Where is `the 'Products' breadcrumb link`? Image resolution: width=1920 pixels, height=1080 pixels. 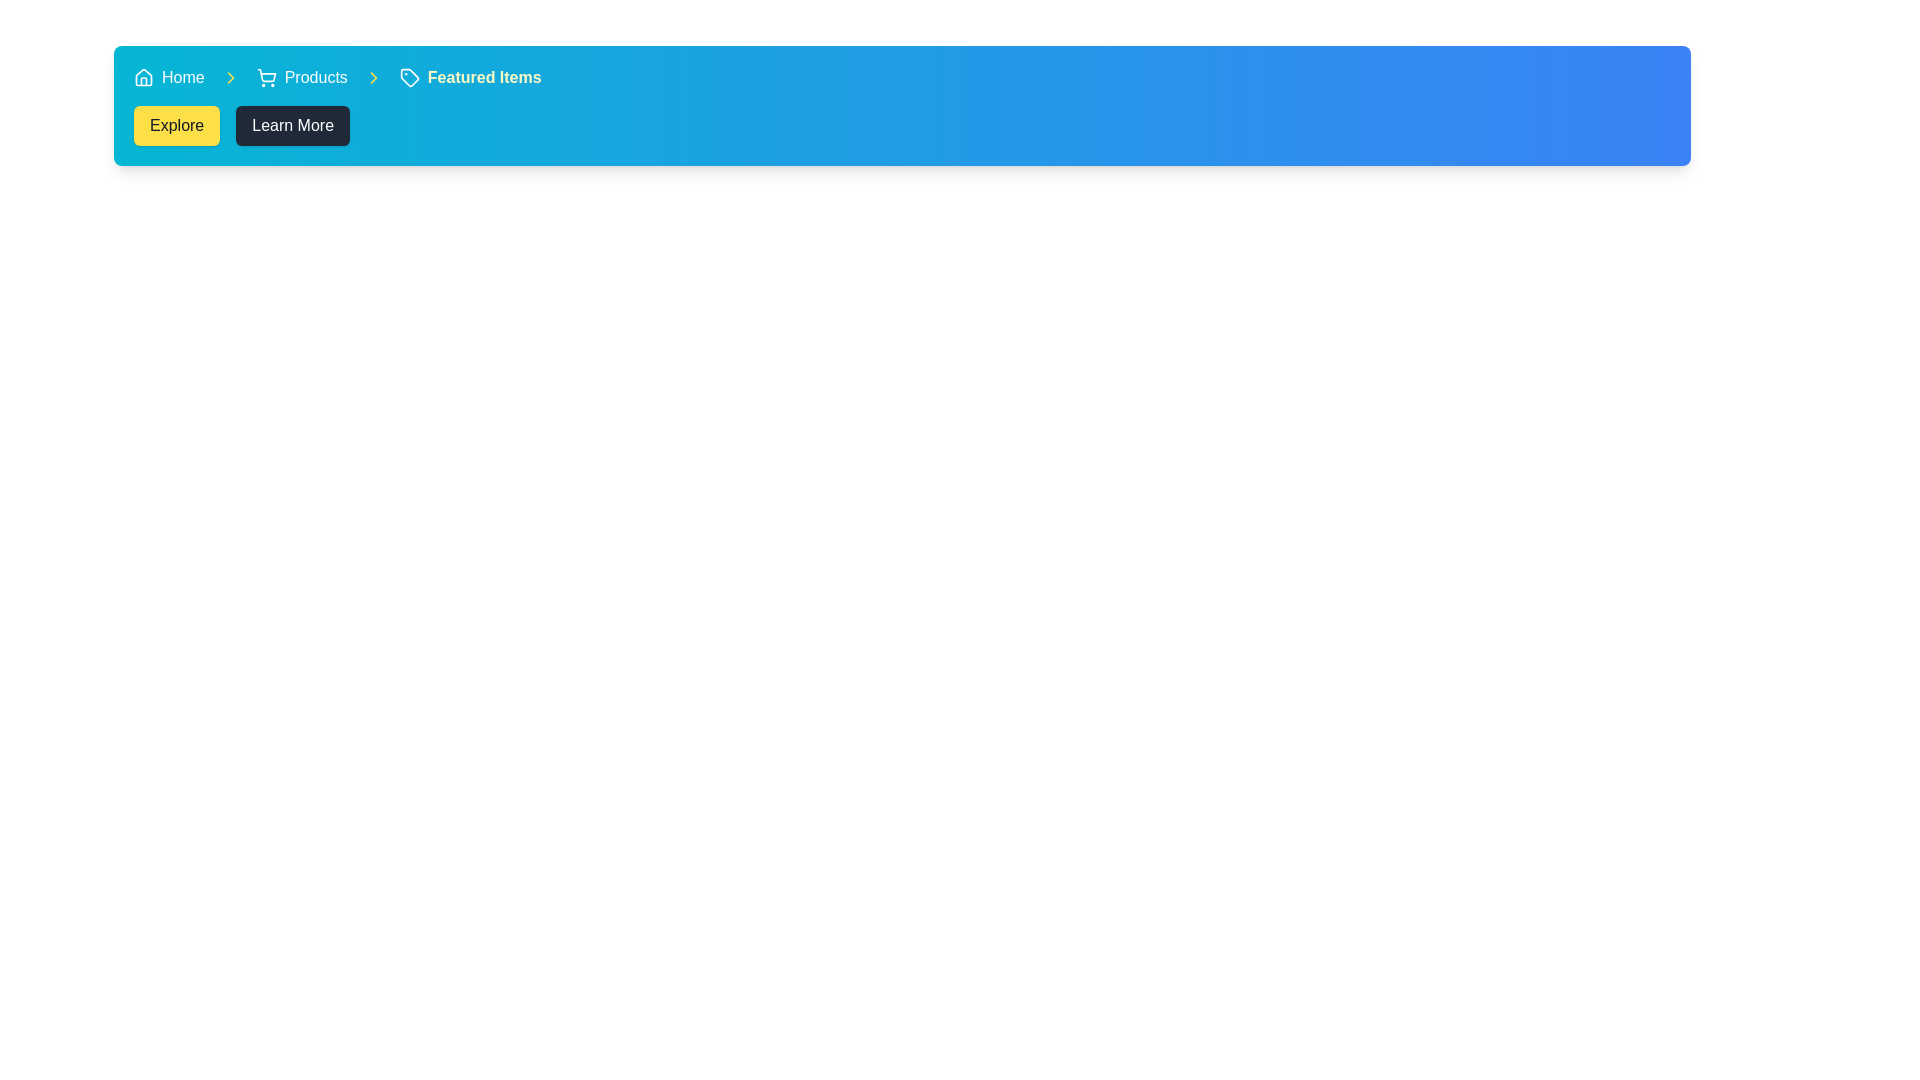
the 'Products' breadcrumb link is located at coordinates (301, 76).